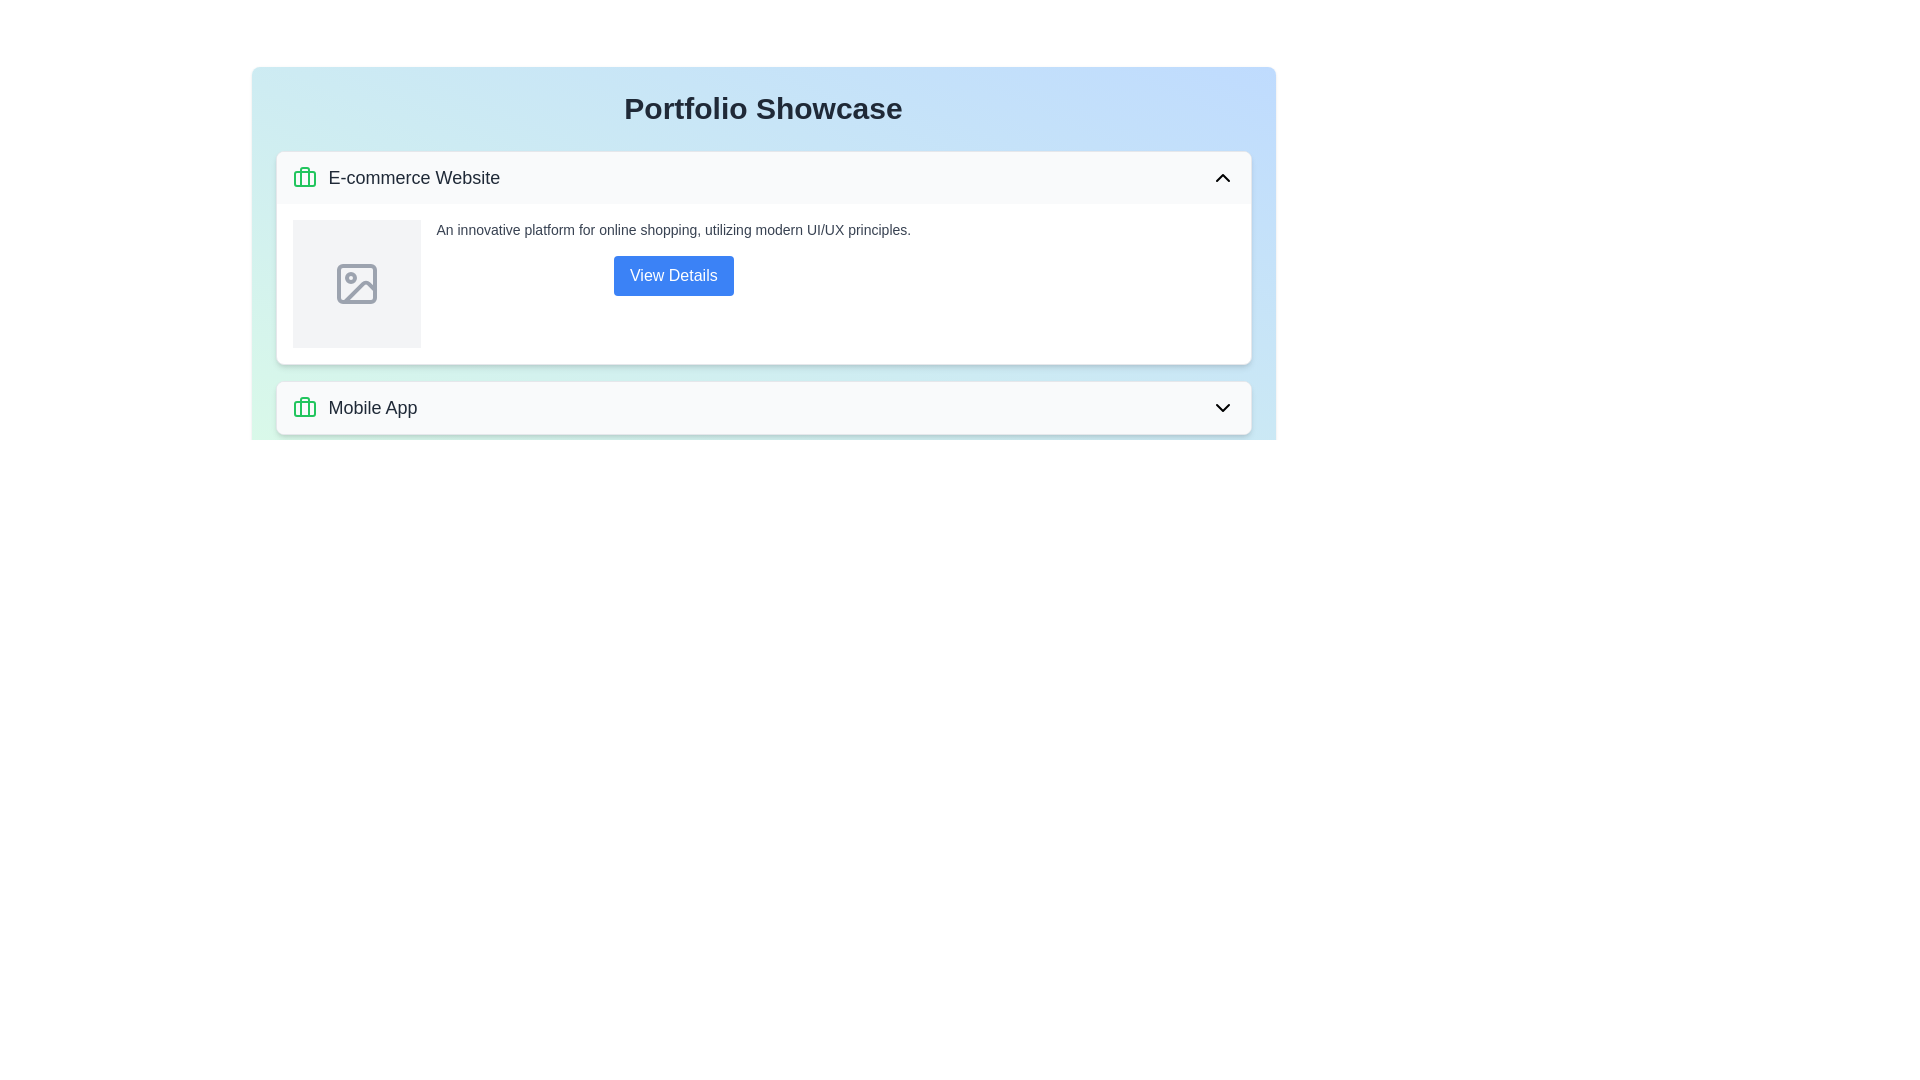 The width and height of the screenshot is (1920, 1080). I want to click on the descriptive text label that reads 'An innovative platform for online shopping, utilizing modern UI/UX principles.' which is located below the title 'E-commerce Website' and above the 'View Details' button, so click(673, 229).